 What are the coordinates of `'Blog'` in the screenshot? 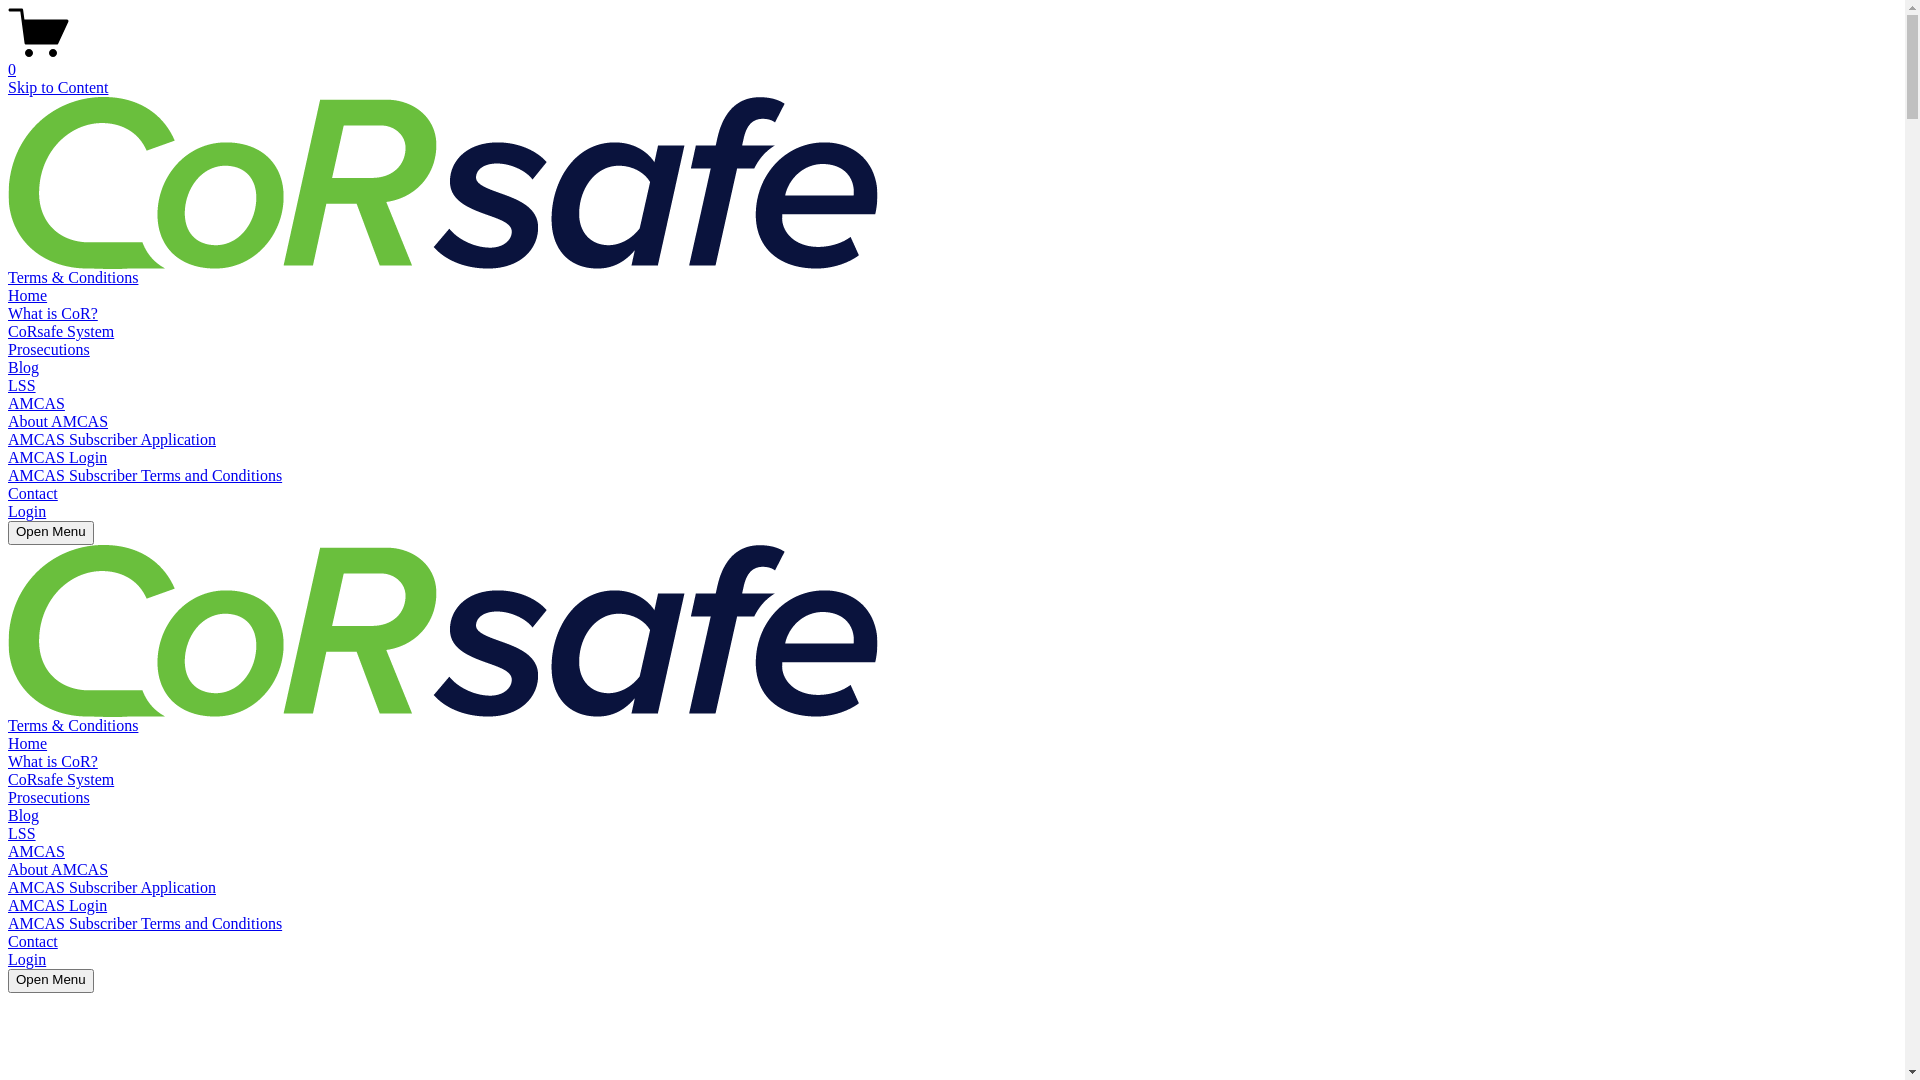 It's located at (23, 367).